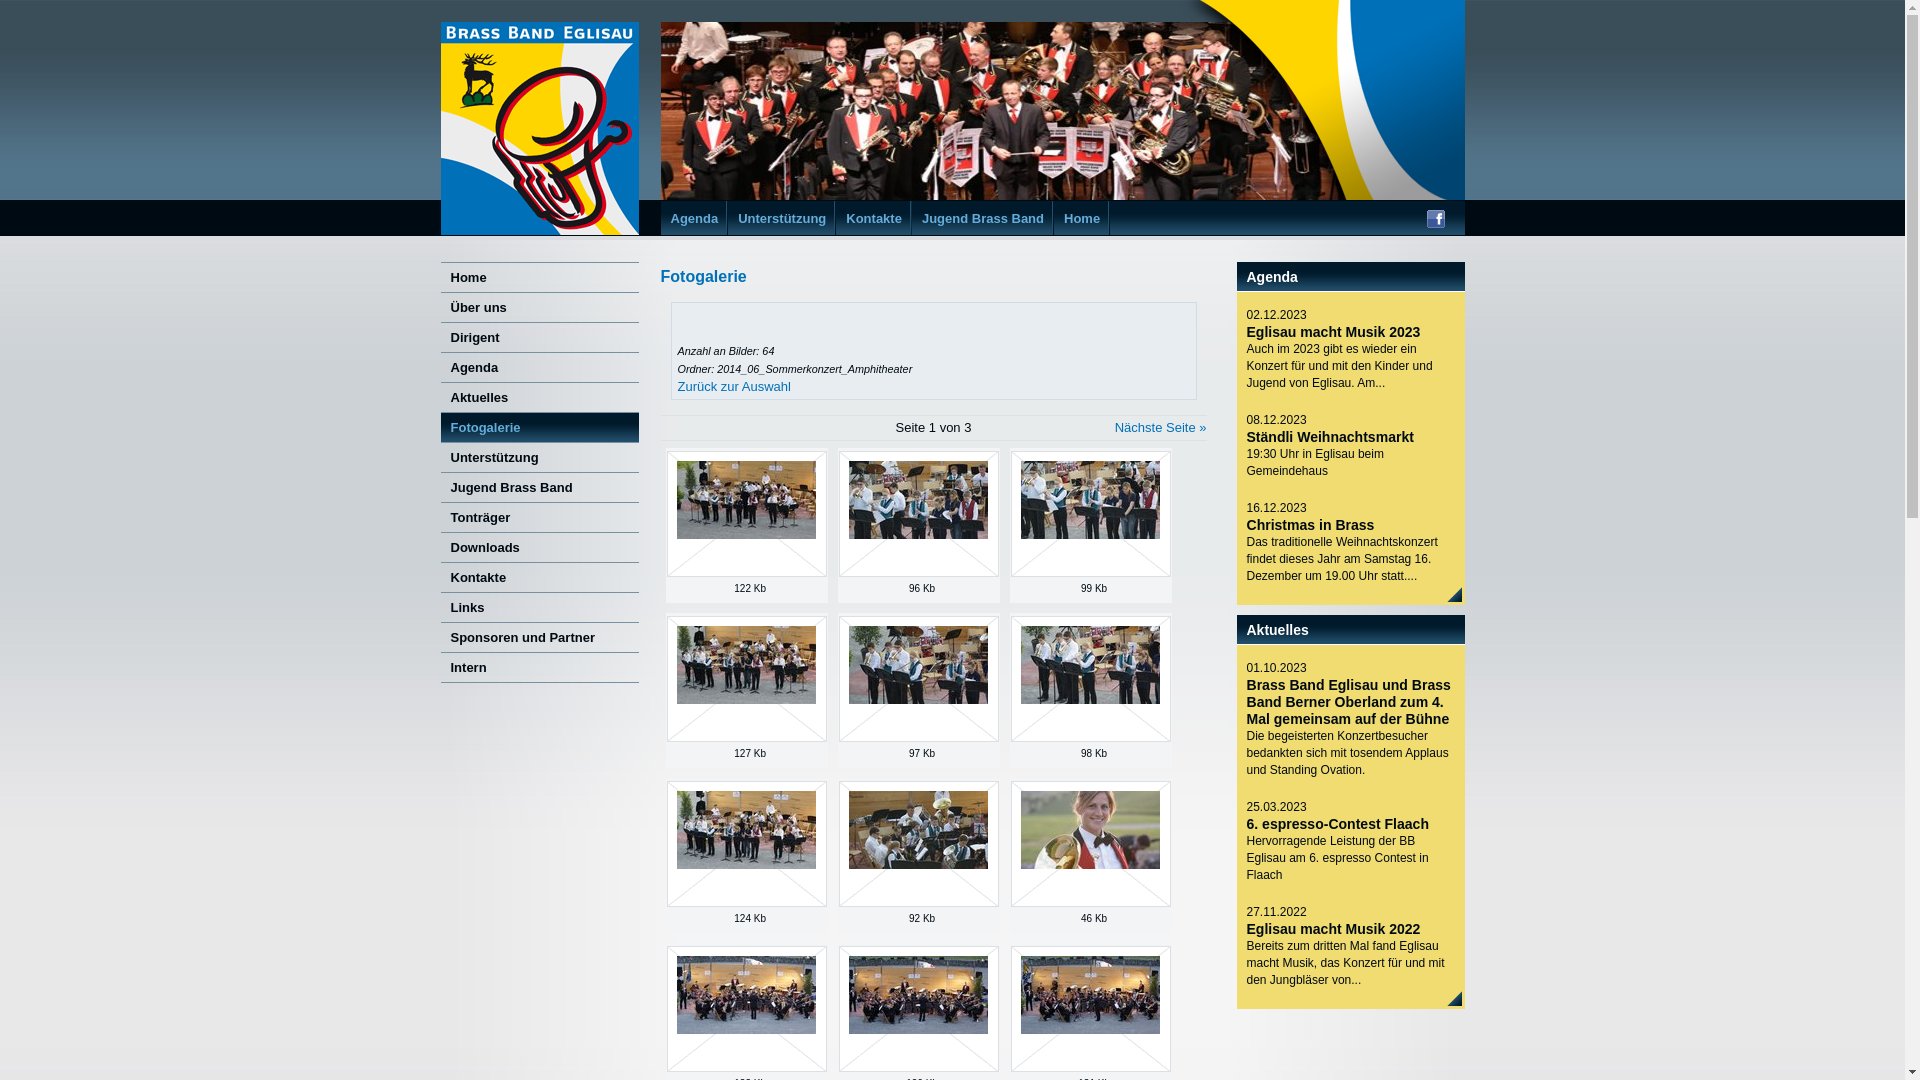  Describe the element at coordinates (538, 277) in the screenshot. I see `'Home'` at that location.